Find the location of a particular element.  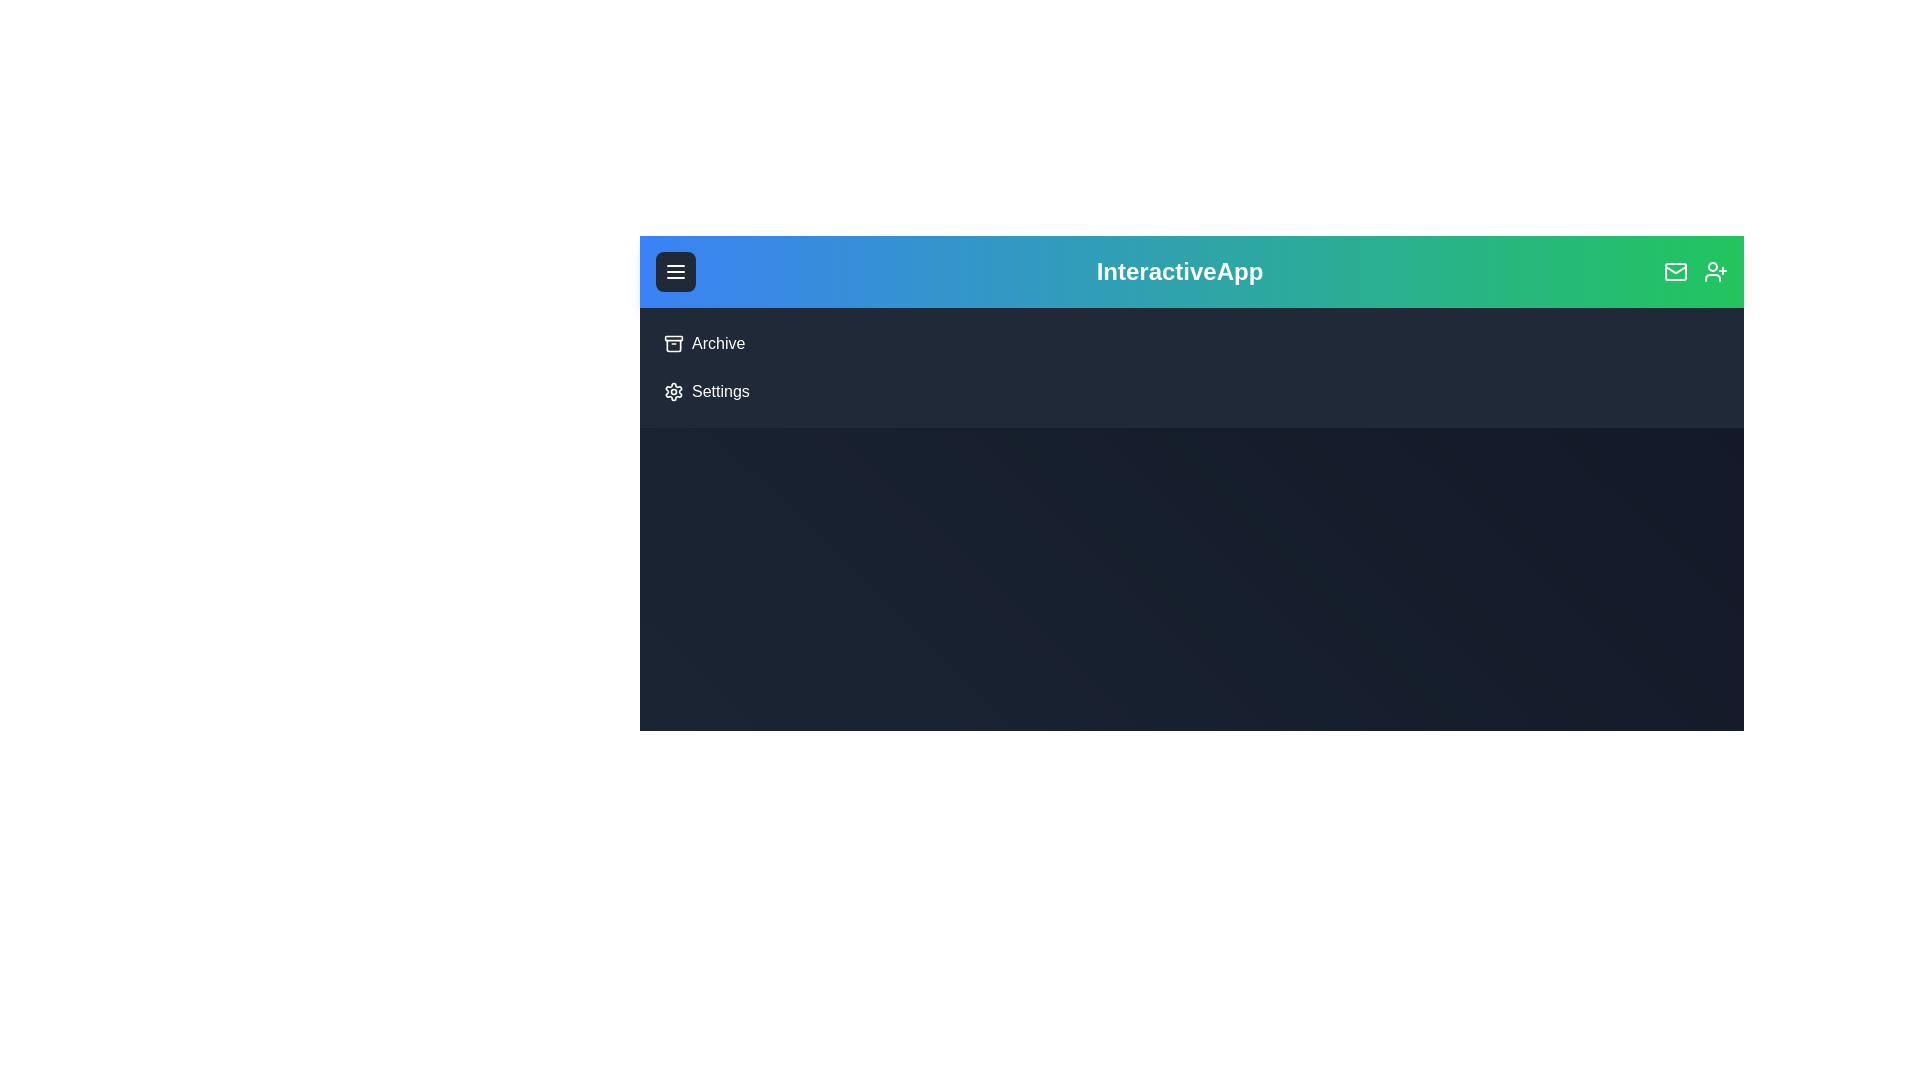

the 'UserPlus' icon to observe the hover effect is located at coordinates (1715, 272).